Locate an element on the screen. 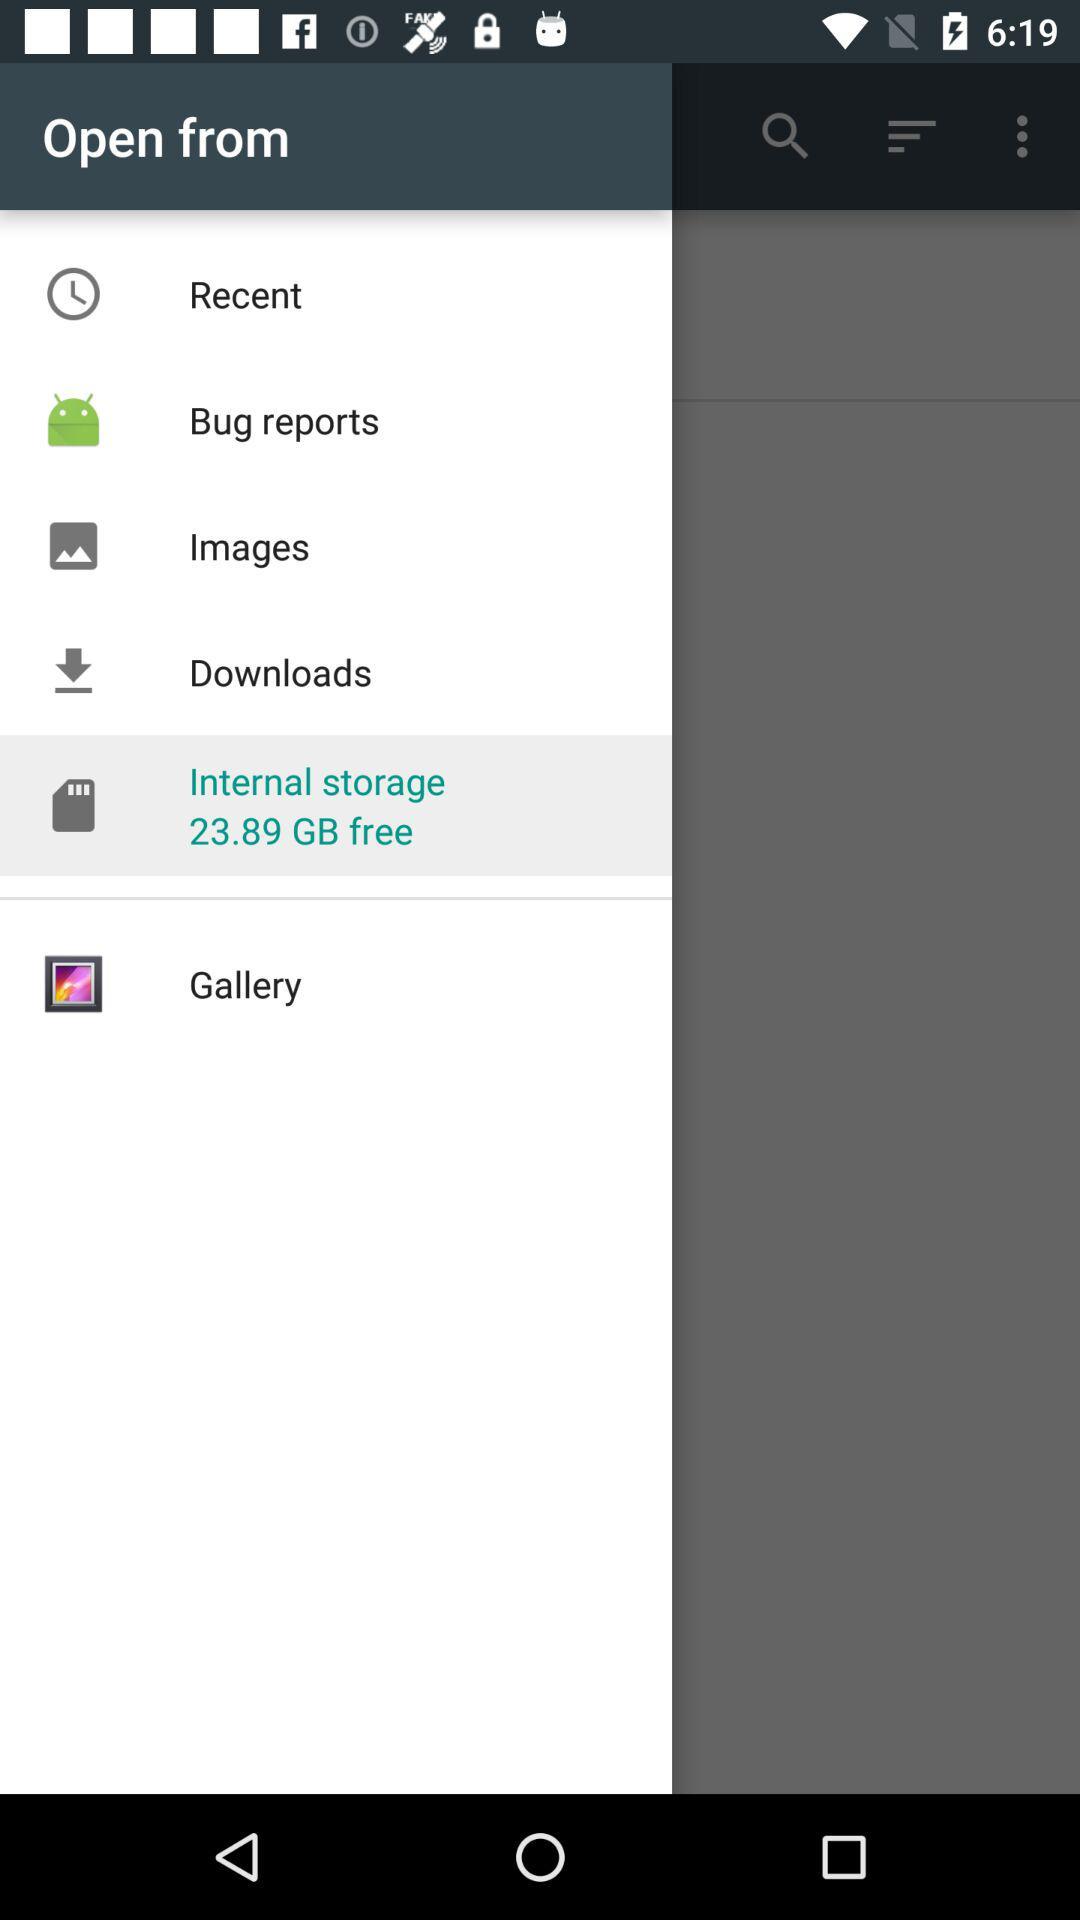  the search tool is located at coordinates (785, 136).